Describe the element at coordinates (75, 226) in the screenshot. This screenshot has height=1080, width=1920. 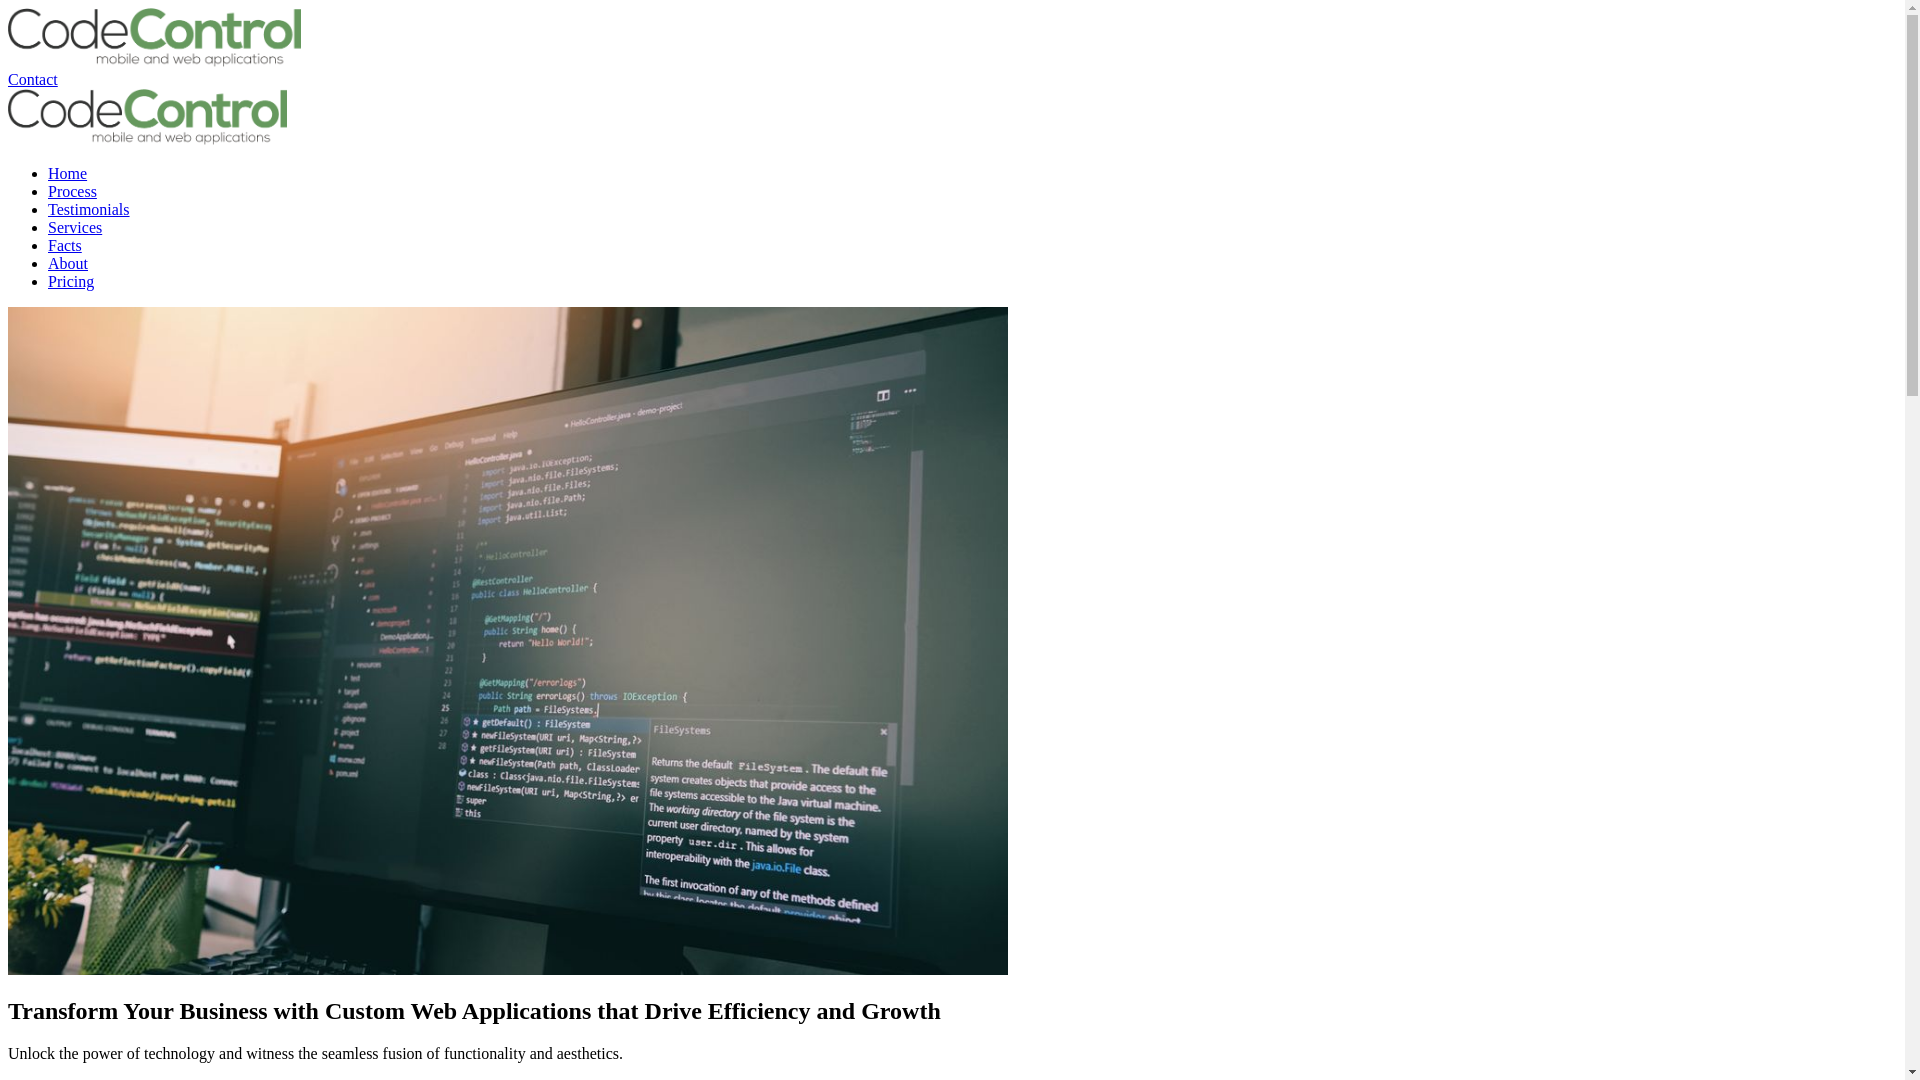
I see `'Services'` at that location.